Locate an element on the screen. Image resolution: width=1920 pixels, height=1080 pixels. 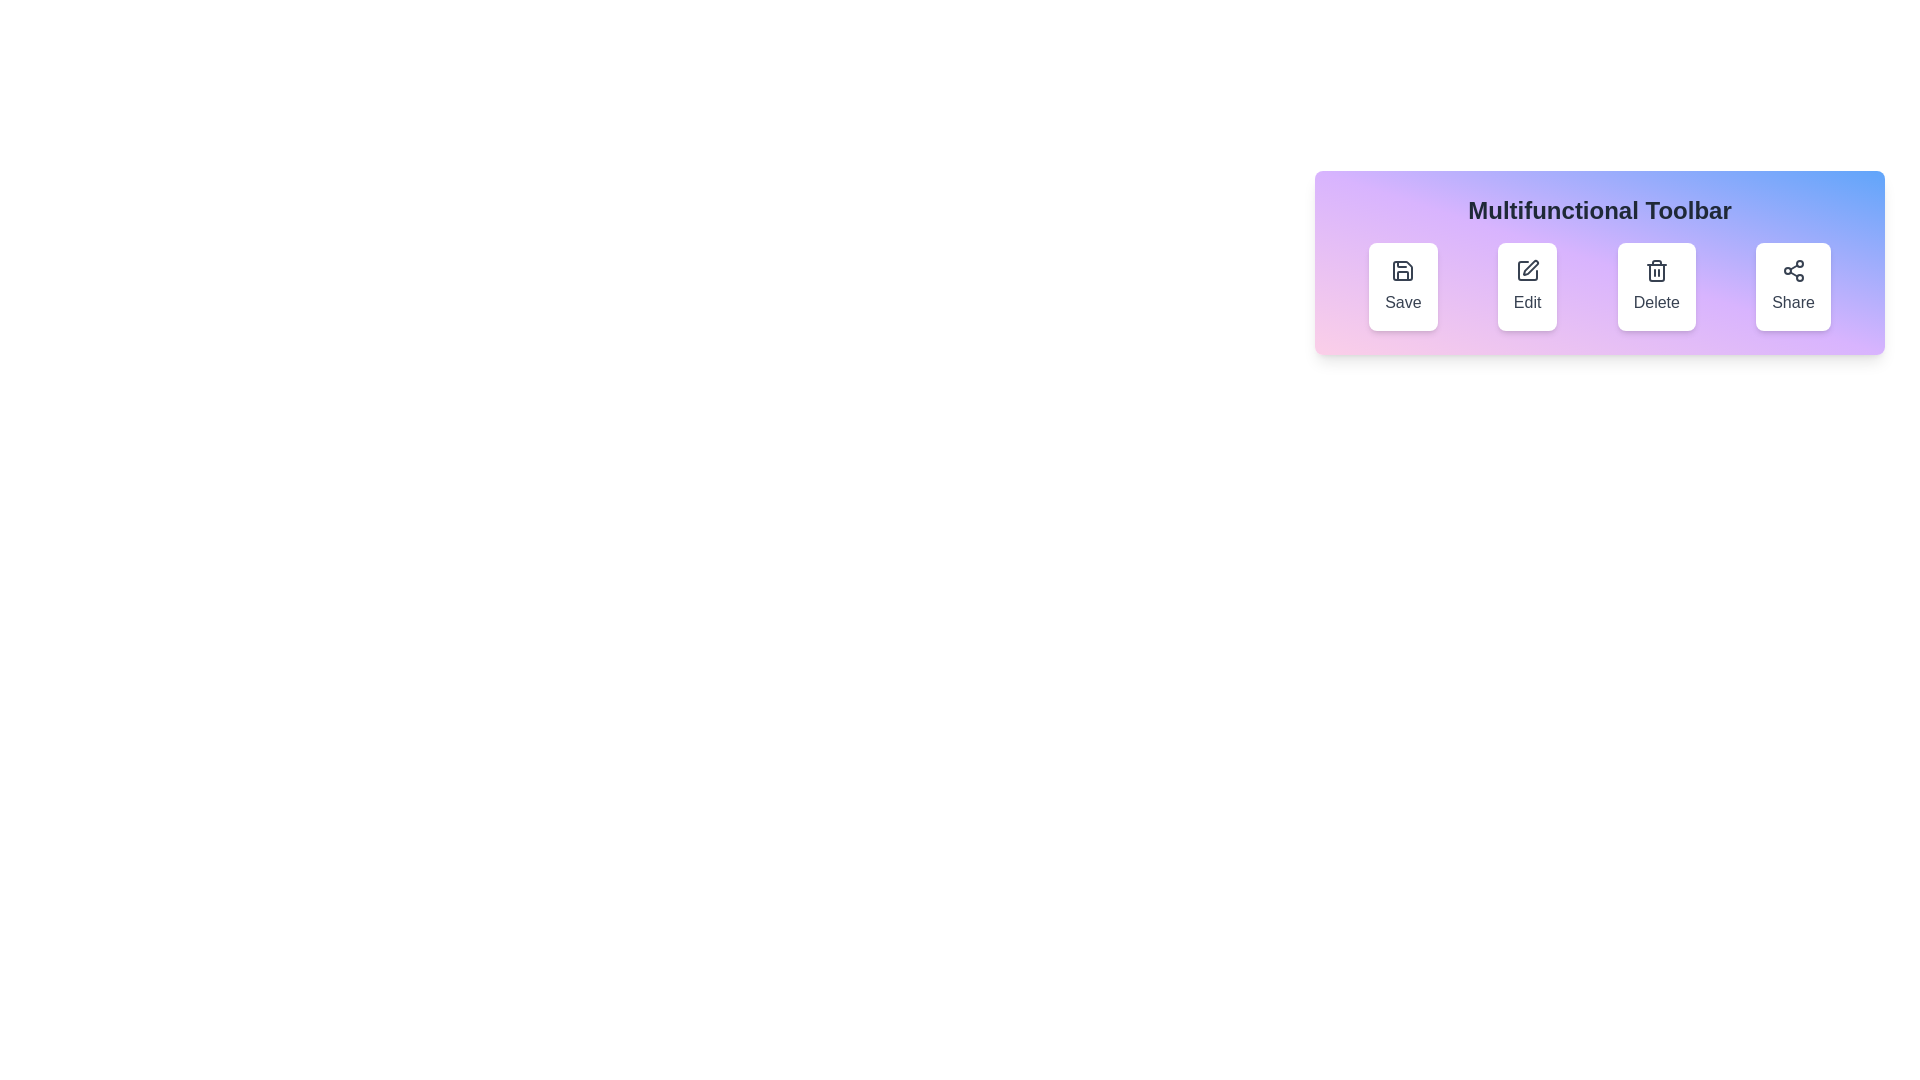
the Save icon located in the first button on the toolbar is located at coordinates (1402, 270).